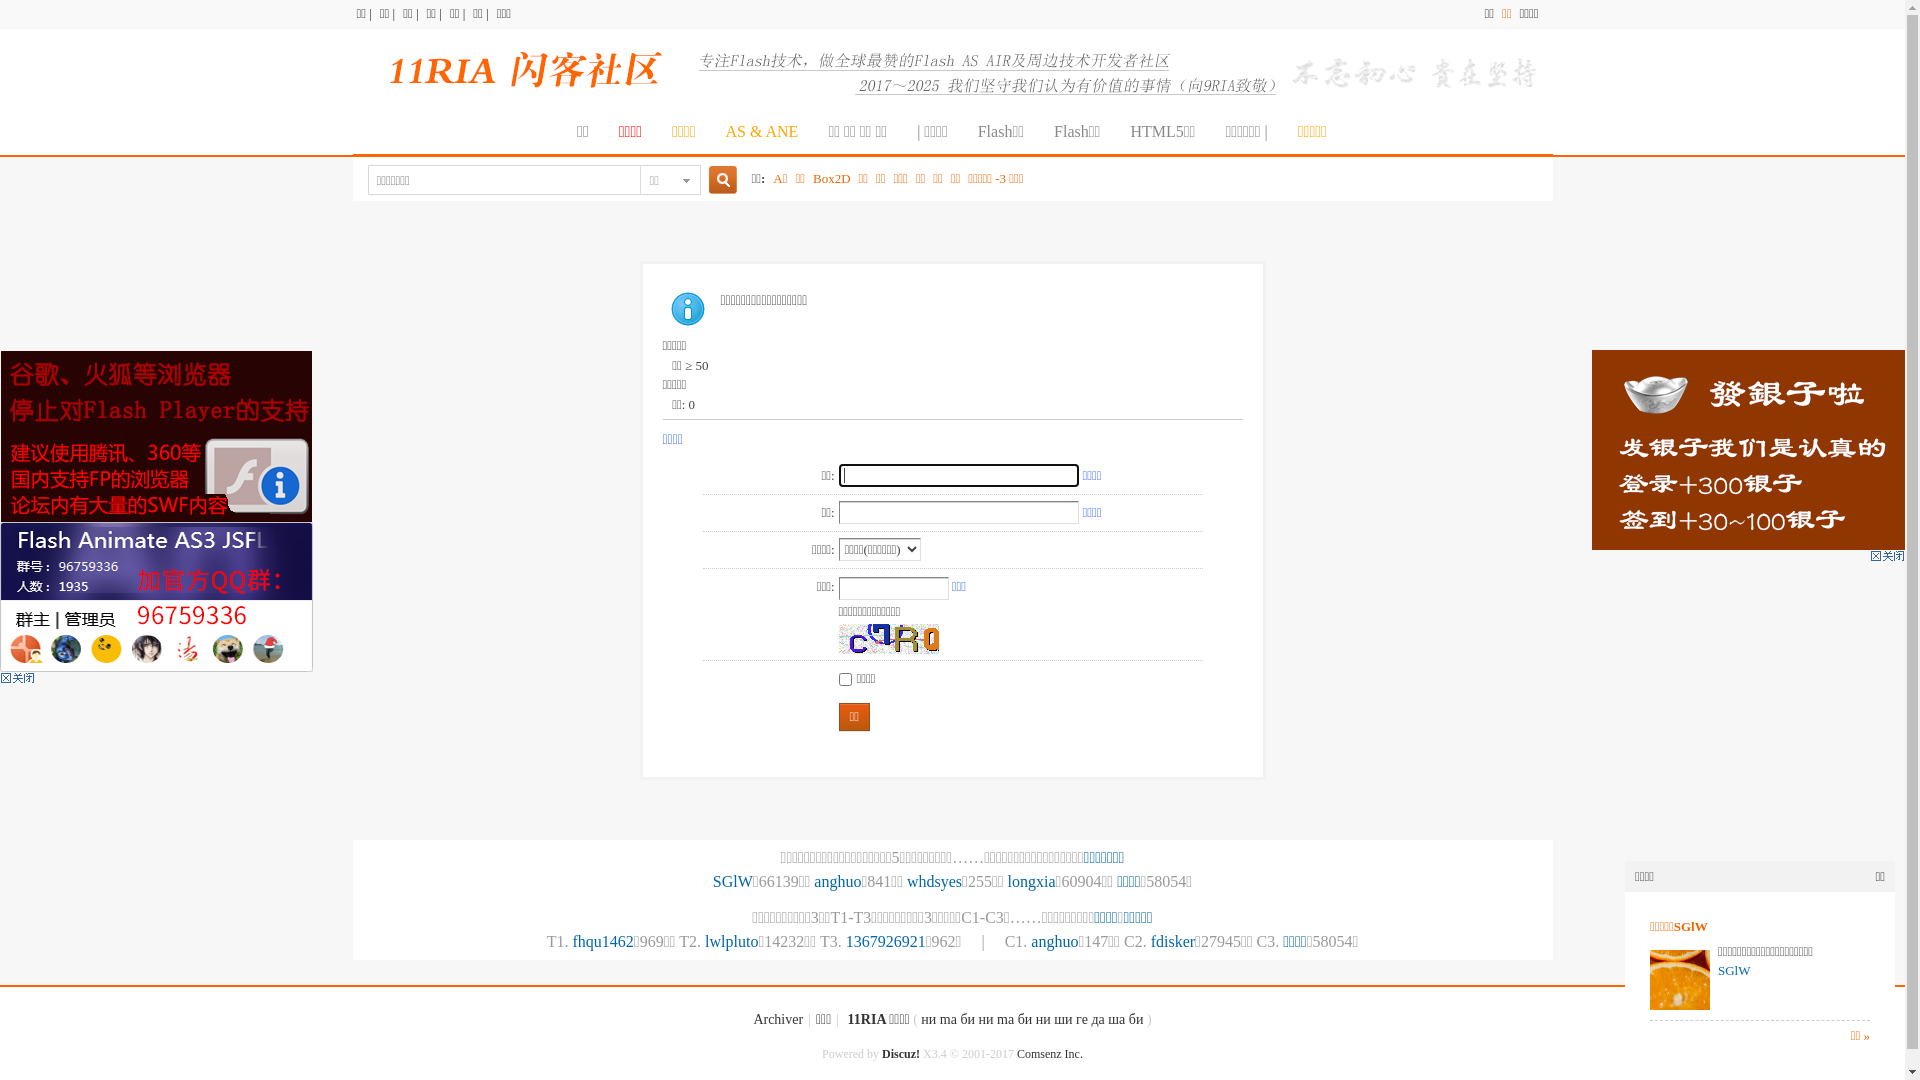  I want to click on '1367926921', so click(885, 941).